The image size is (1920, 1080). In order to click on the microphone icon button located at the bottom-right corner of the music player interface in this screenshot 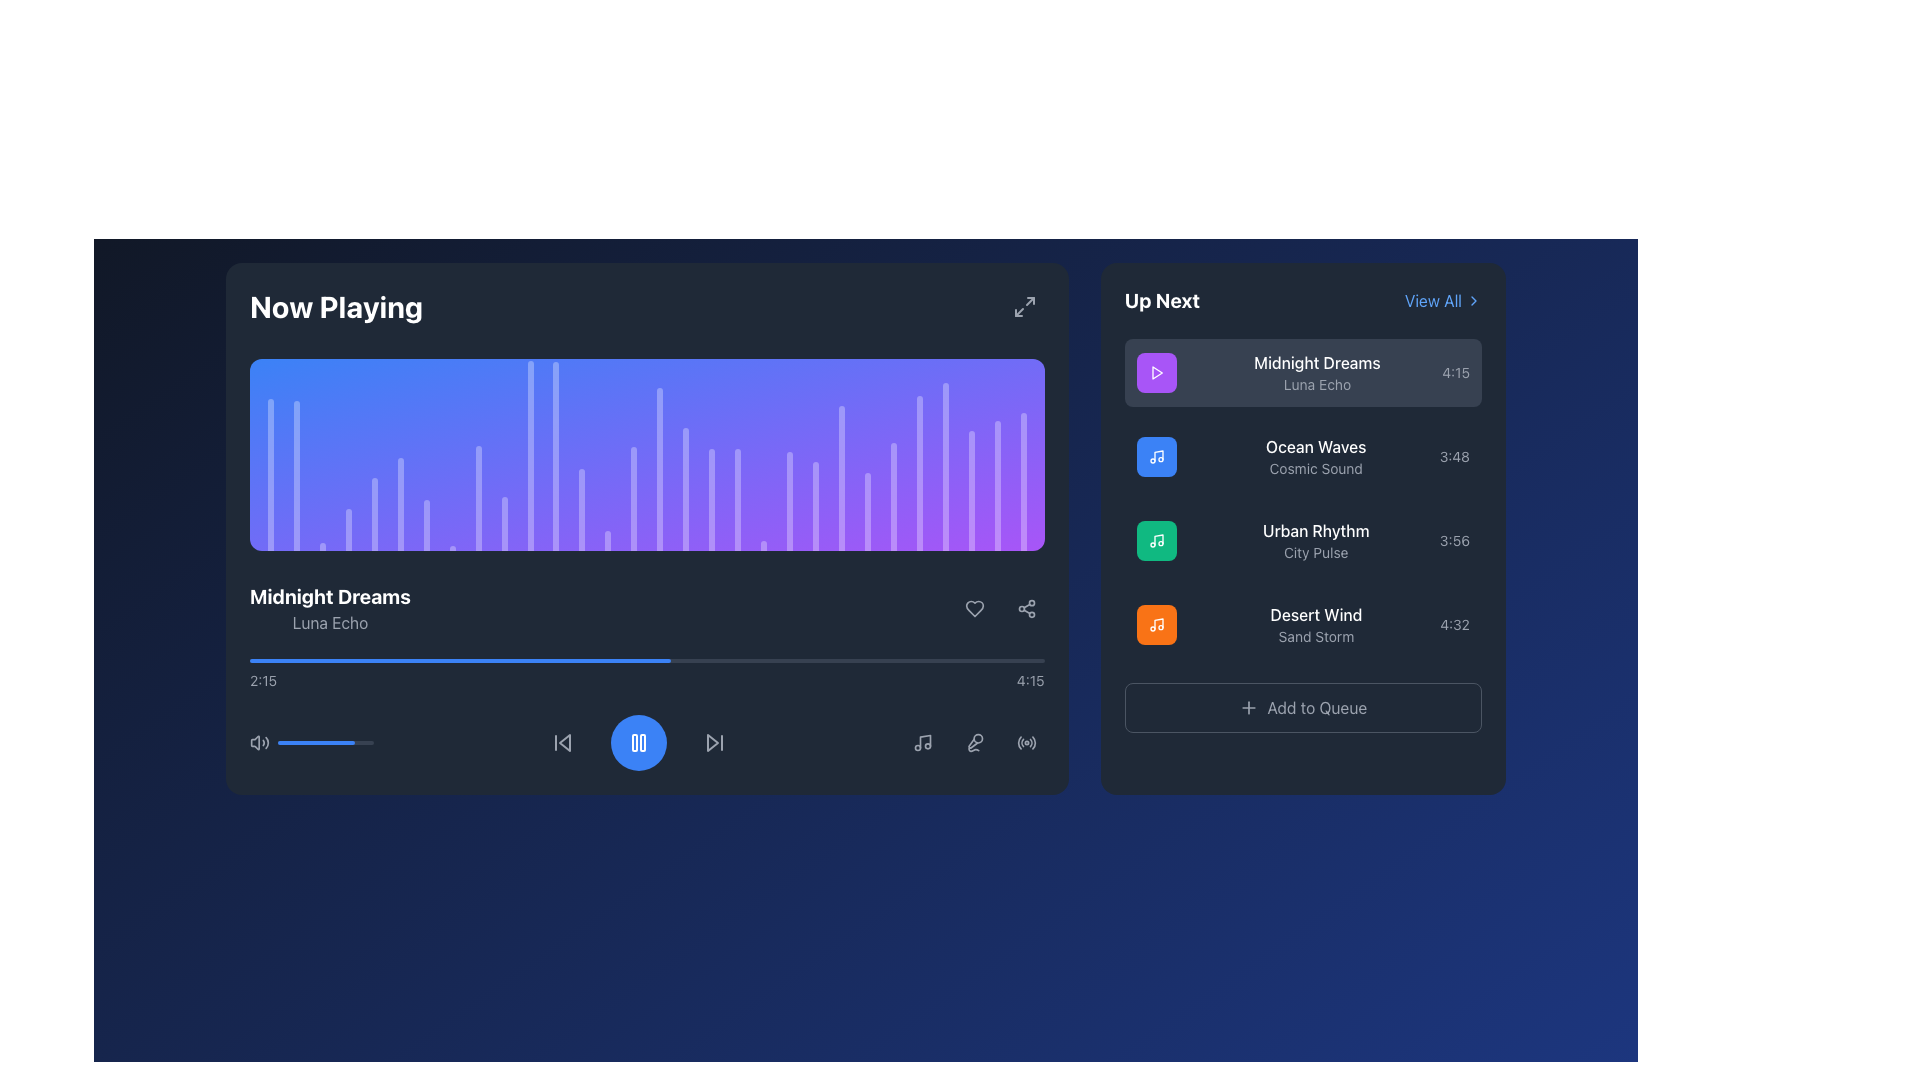, I will do `click(974, 743)`.